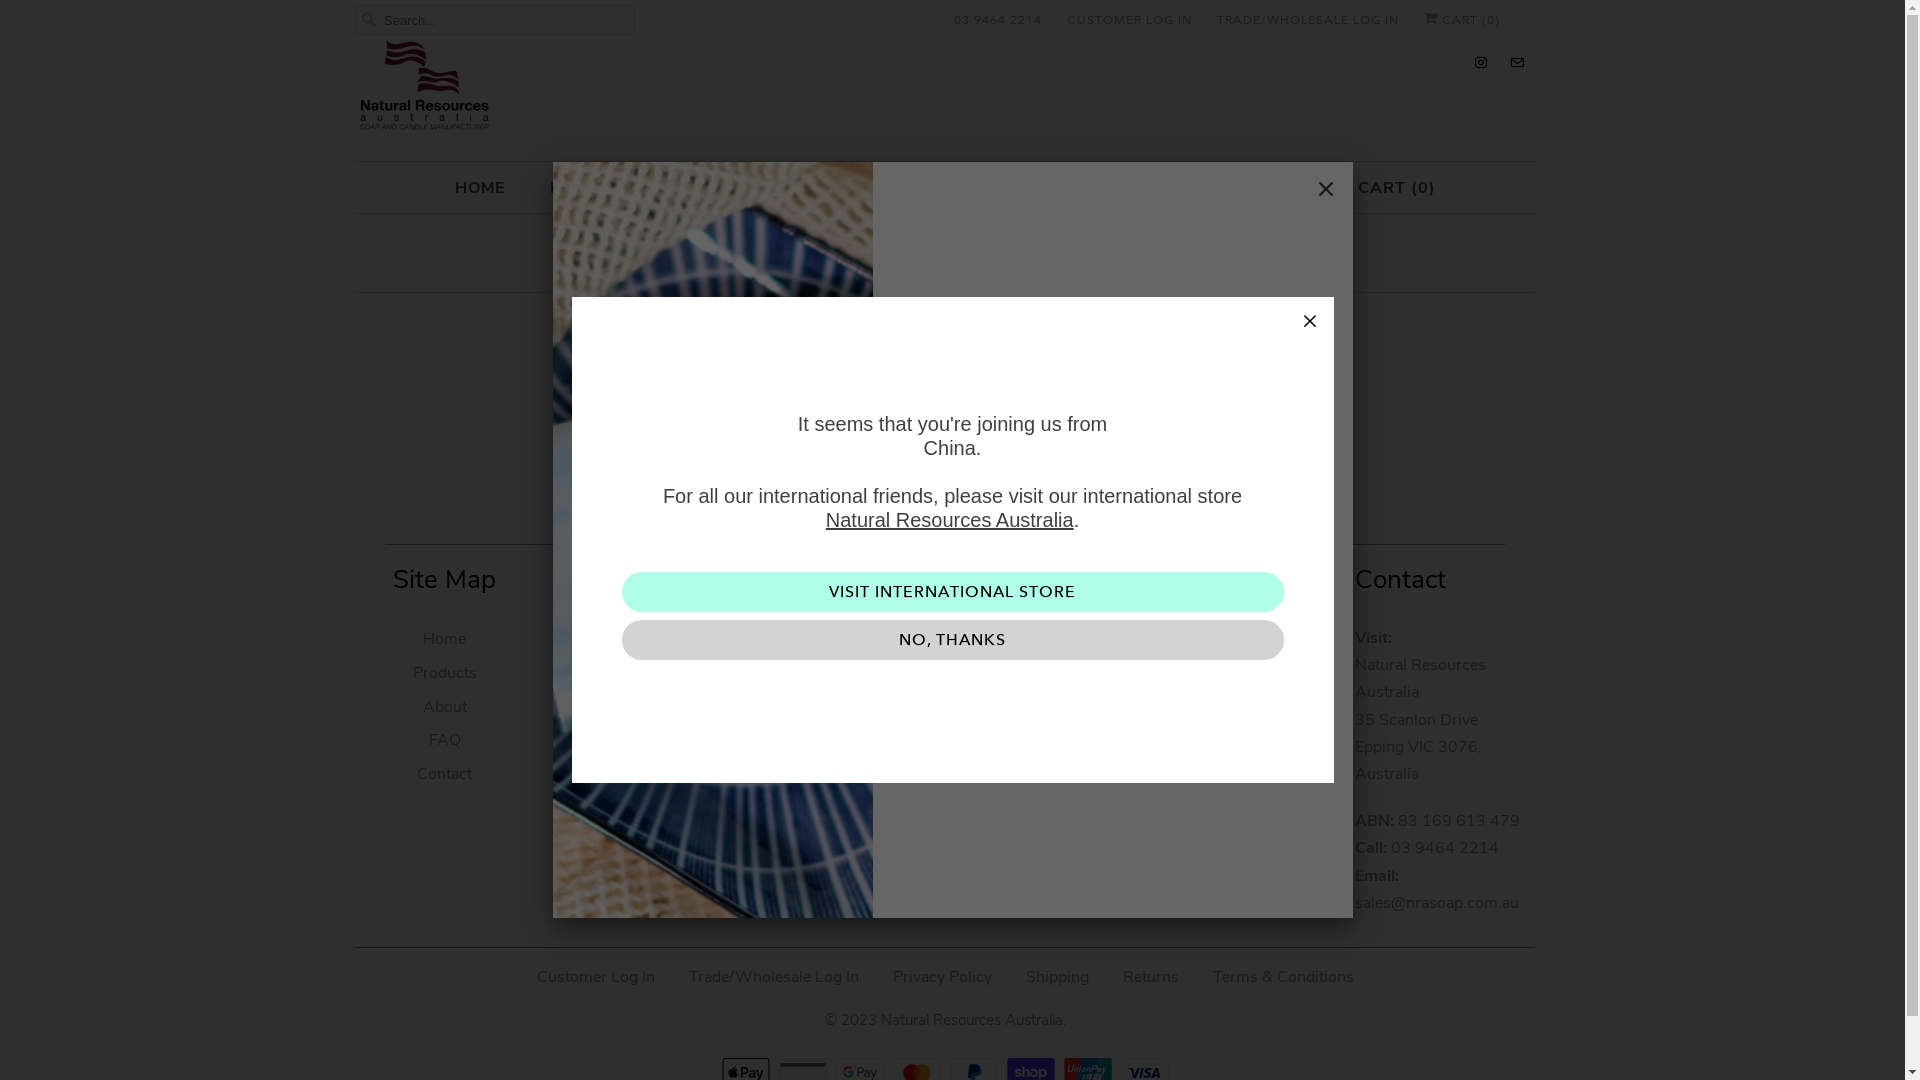 Image resolution: width=1920 pixels, height=1080 pixels. What do you see at coordinates (443, 639) in the screenshot?
I see `'Home'` at bounding box center [443, 639].